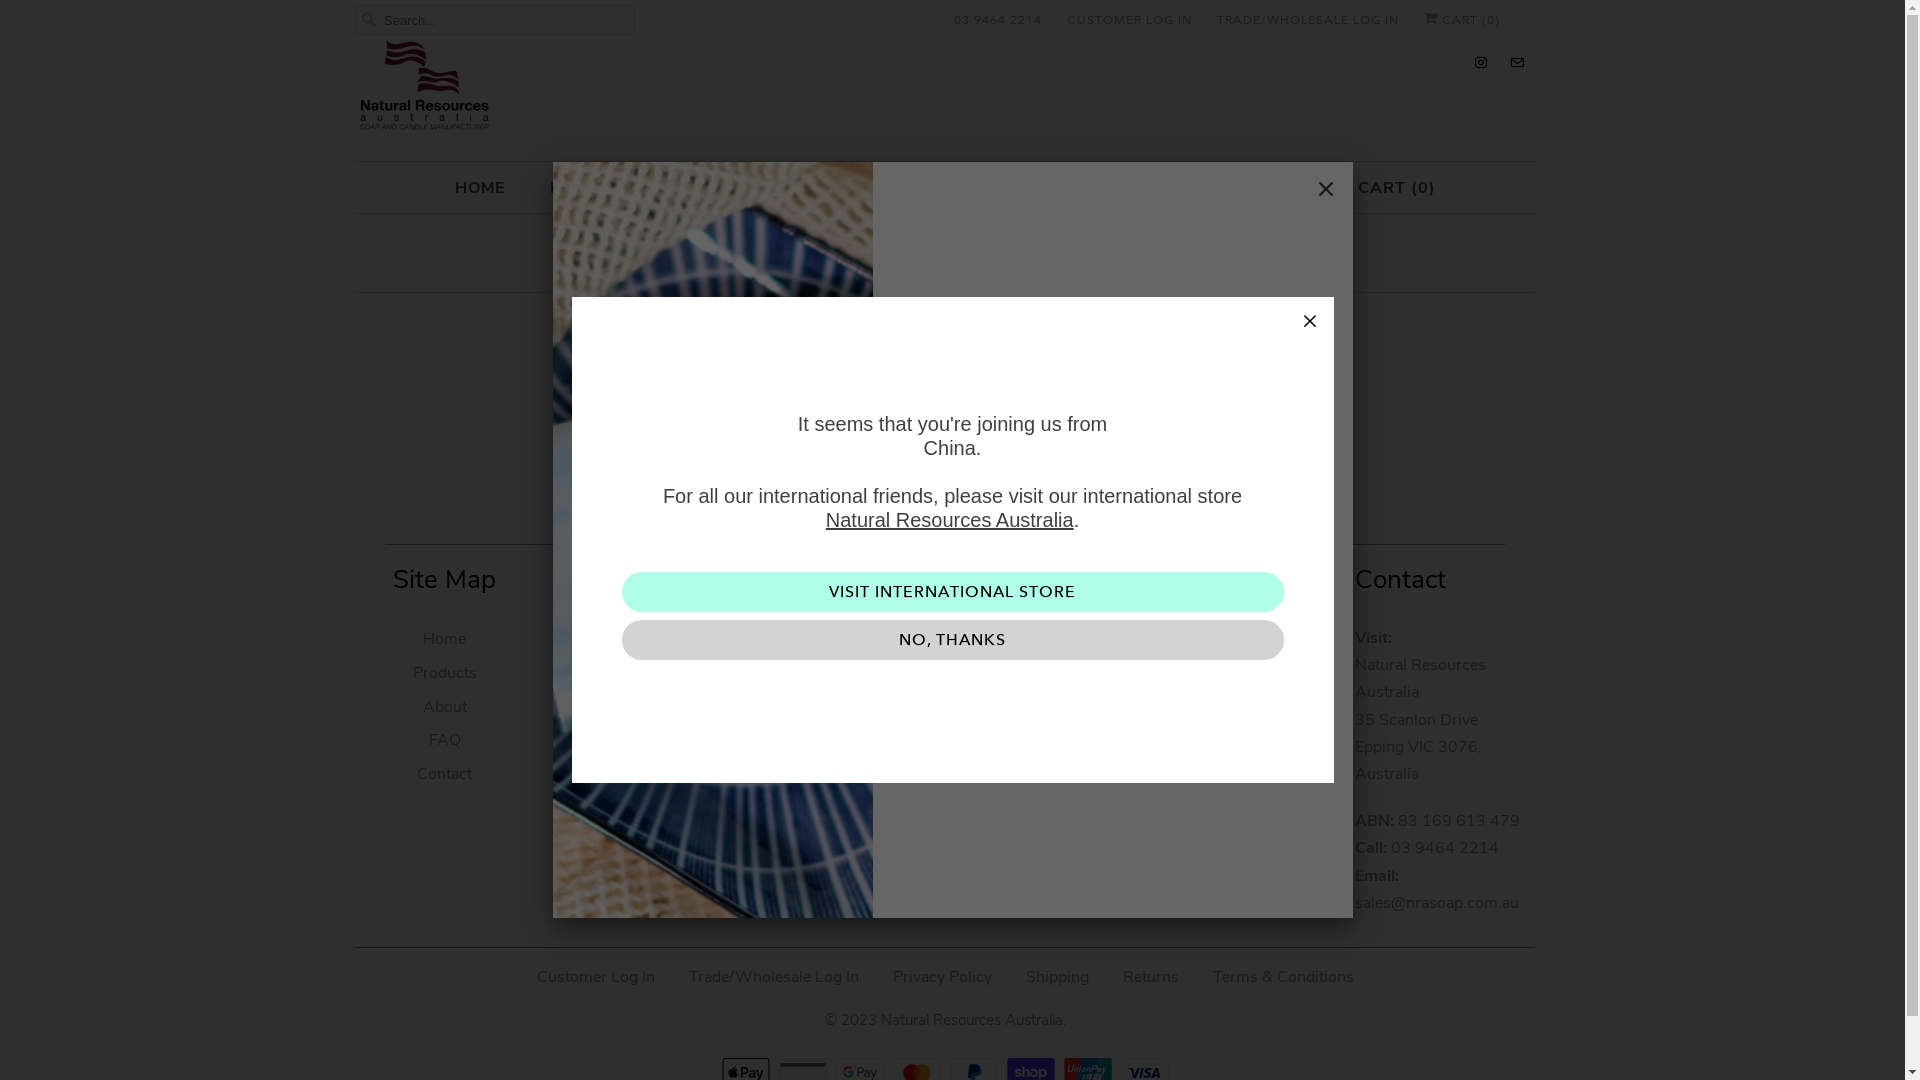 Image resolution: width=1920 pixels, height=1080 pixels. What do you see at coordinates (443, 639) in the screenshot?
I see `'Home'` at bounding box center [443, 639].